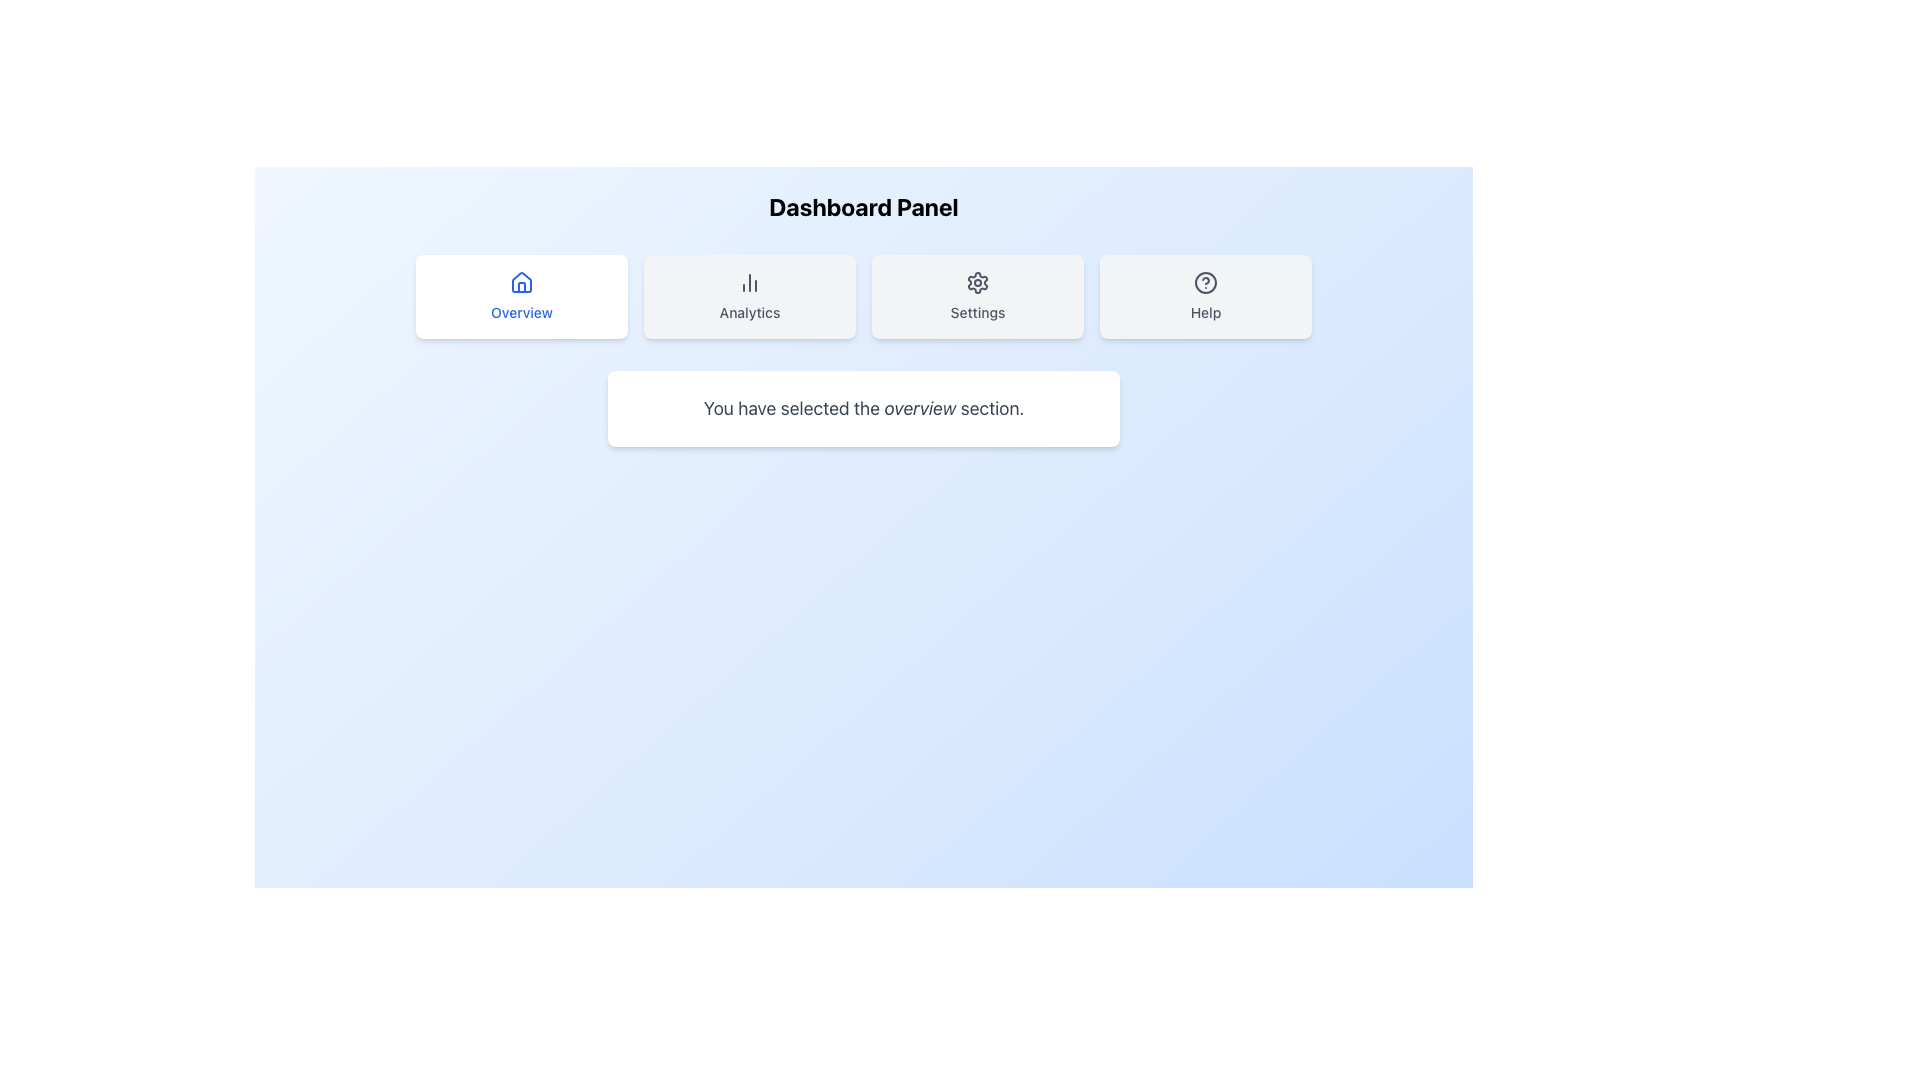 The width and height of the screenshot is (1920, 1080). Describe the element at coordinates (978, 282) in the screenshot. I see `the settings icon located in the navigation panel` at that location.